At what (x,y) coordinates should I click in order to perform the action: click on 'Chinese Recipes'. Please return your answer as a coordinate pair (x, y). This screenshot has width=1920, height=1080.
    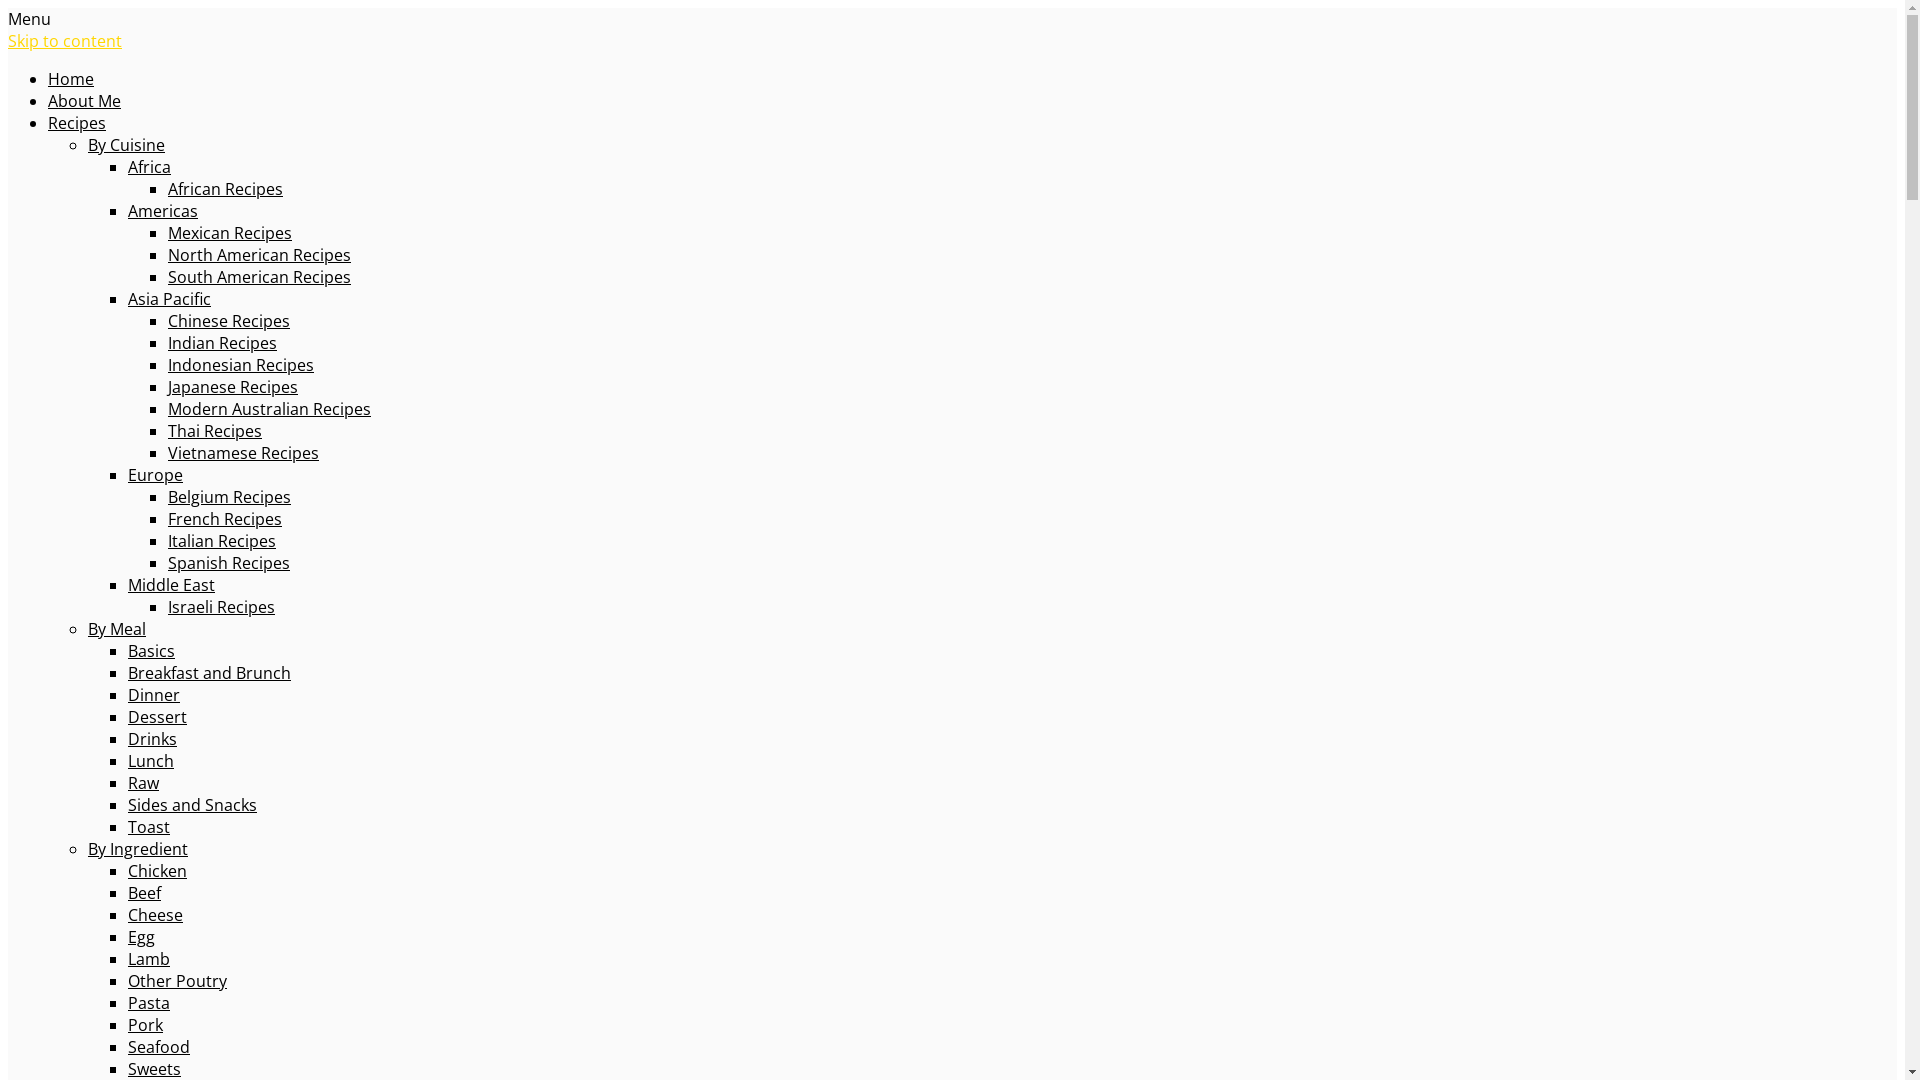
    Looking at the image, I should click on (168, 319).